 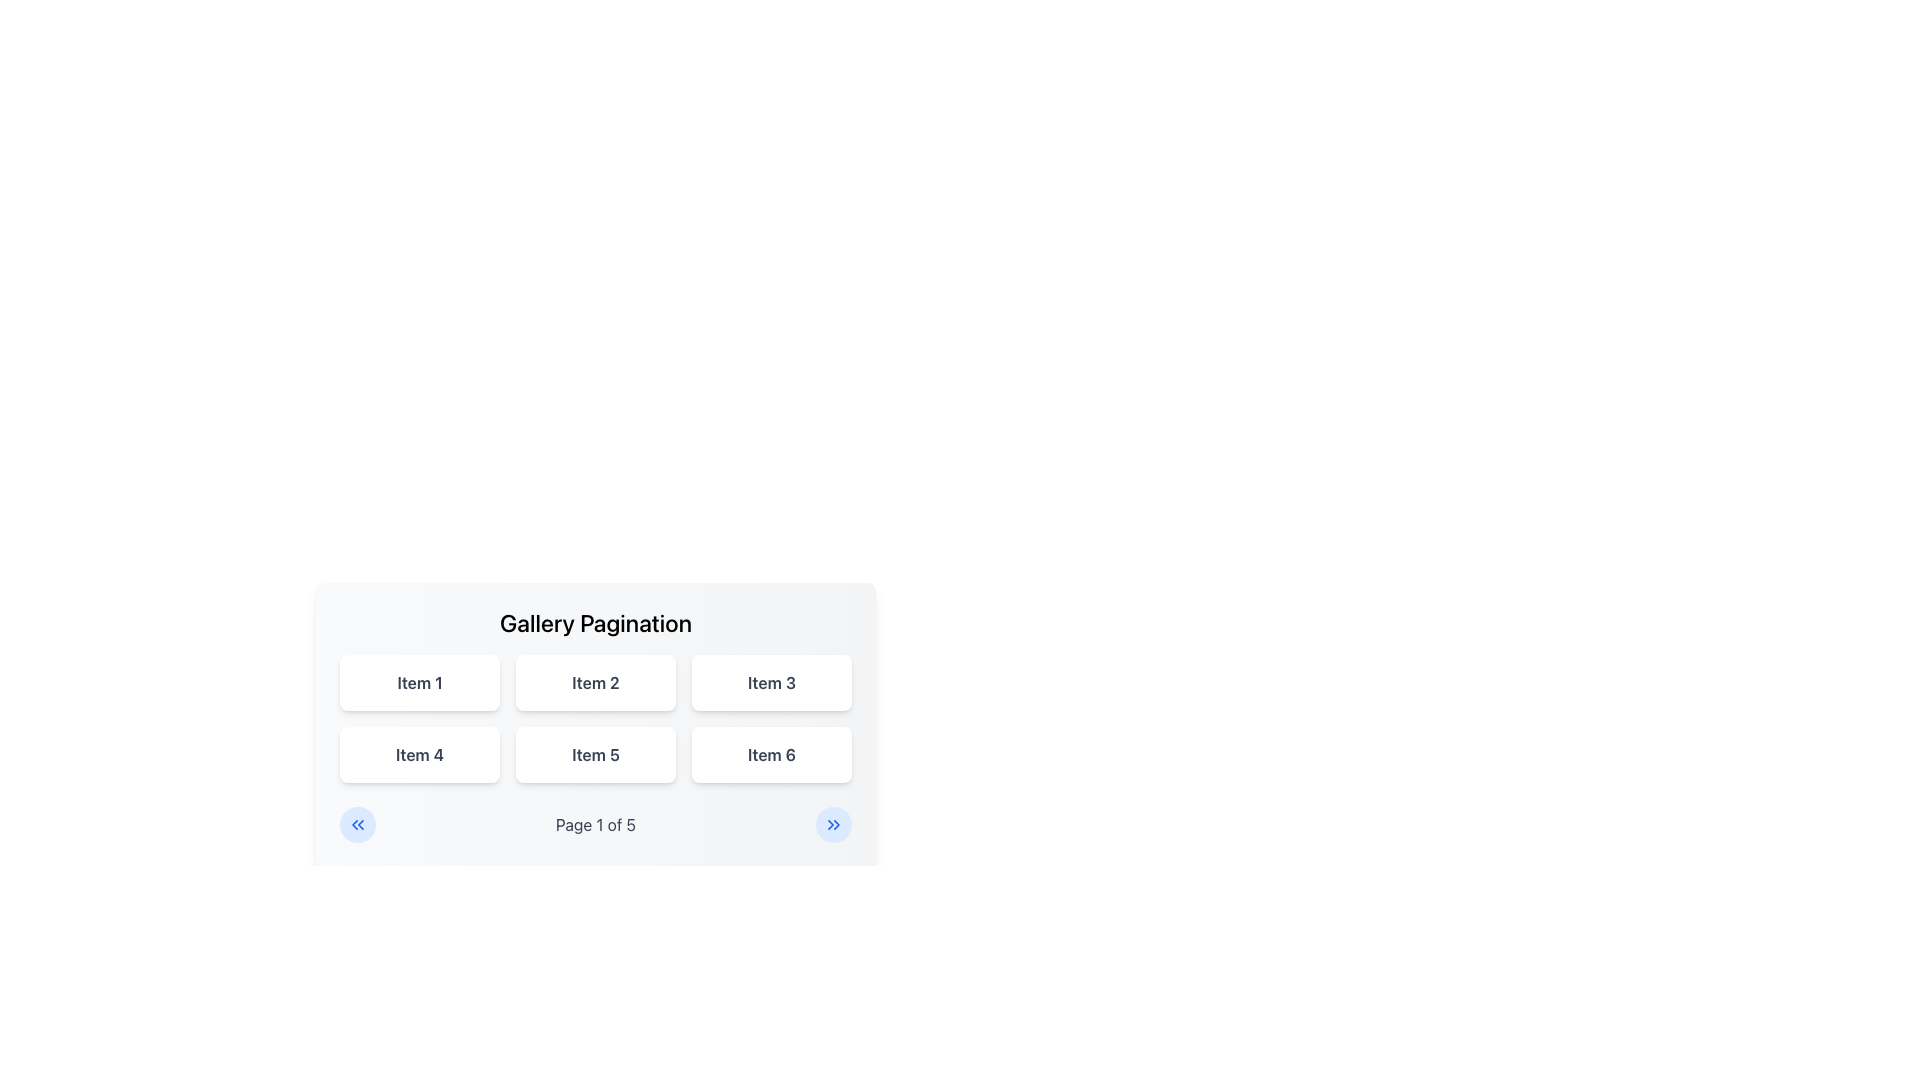 I want to click on the circular blue button with two right-facing chevrons, so click(x=834, y=825).